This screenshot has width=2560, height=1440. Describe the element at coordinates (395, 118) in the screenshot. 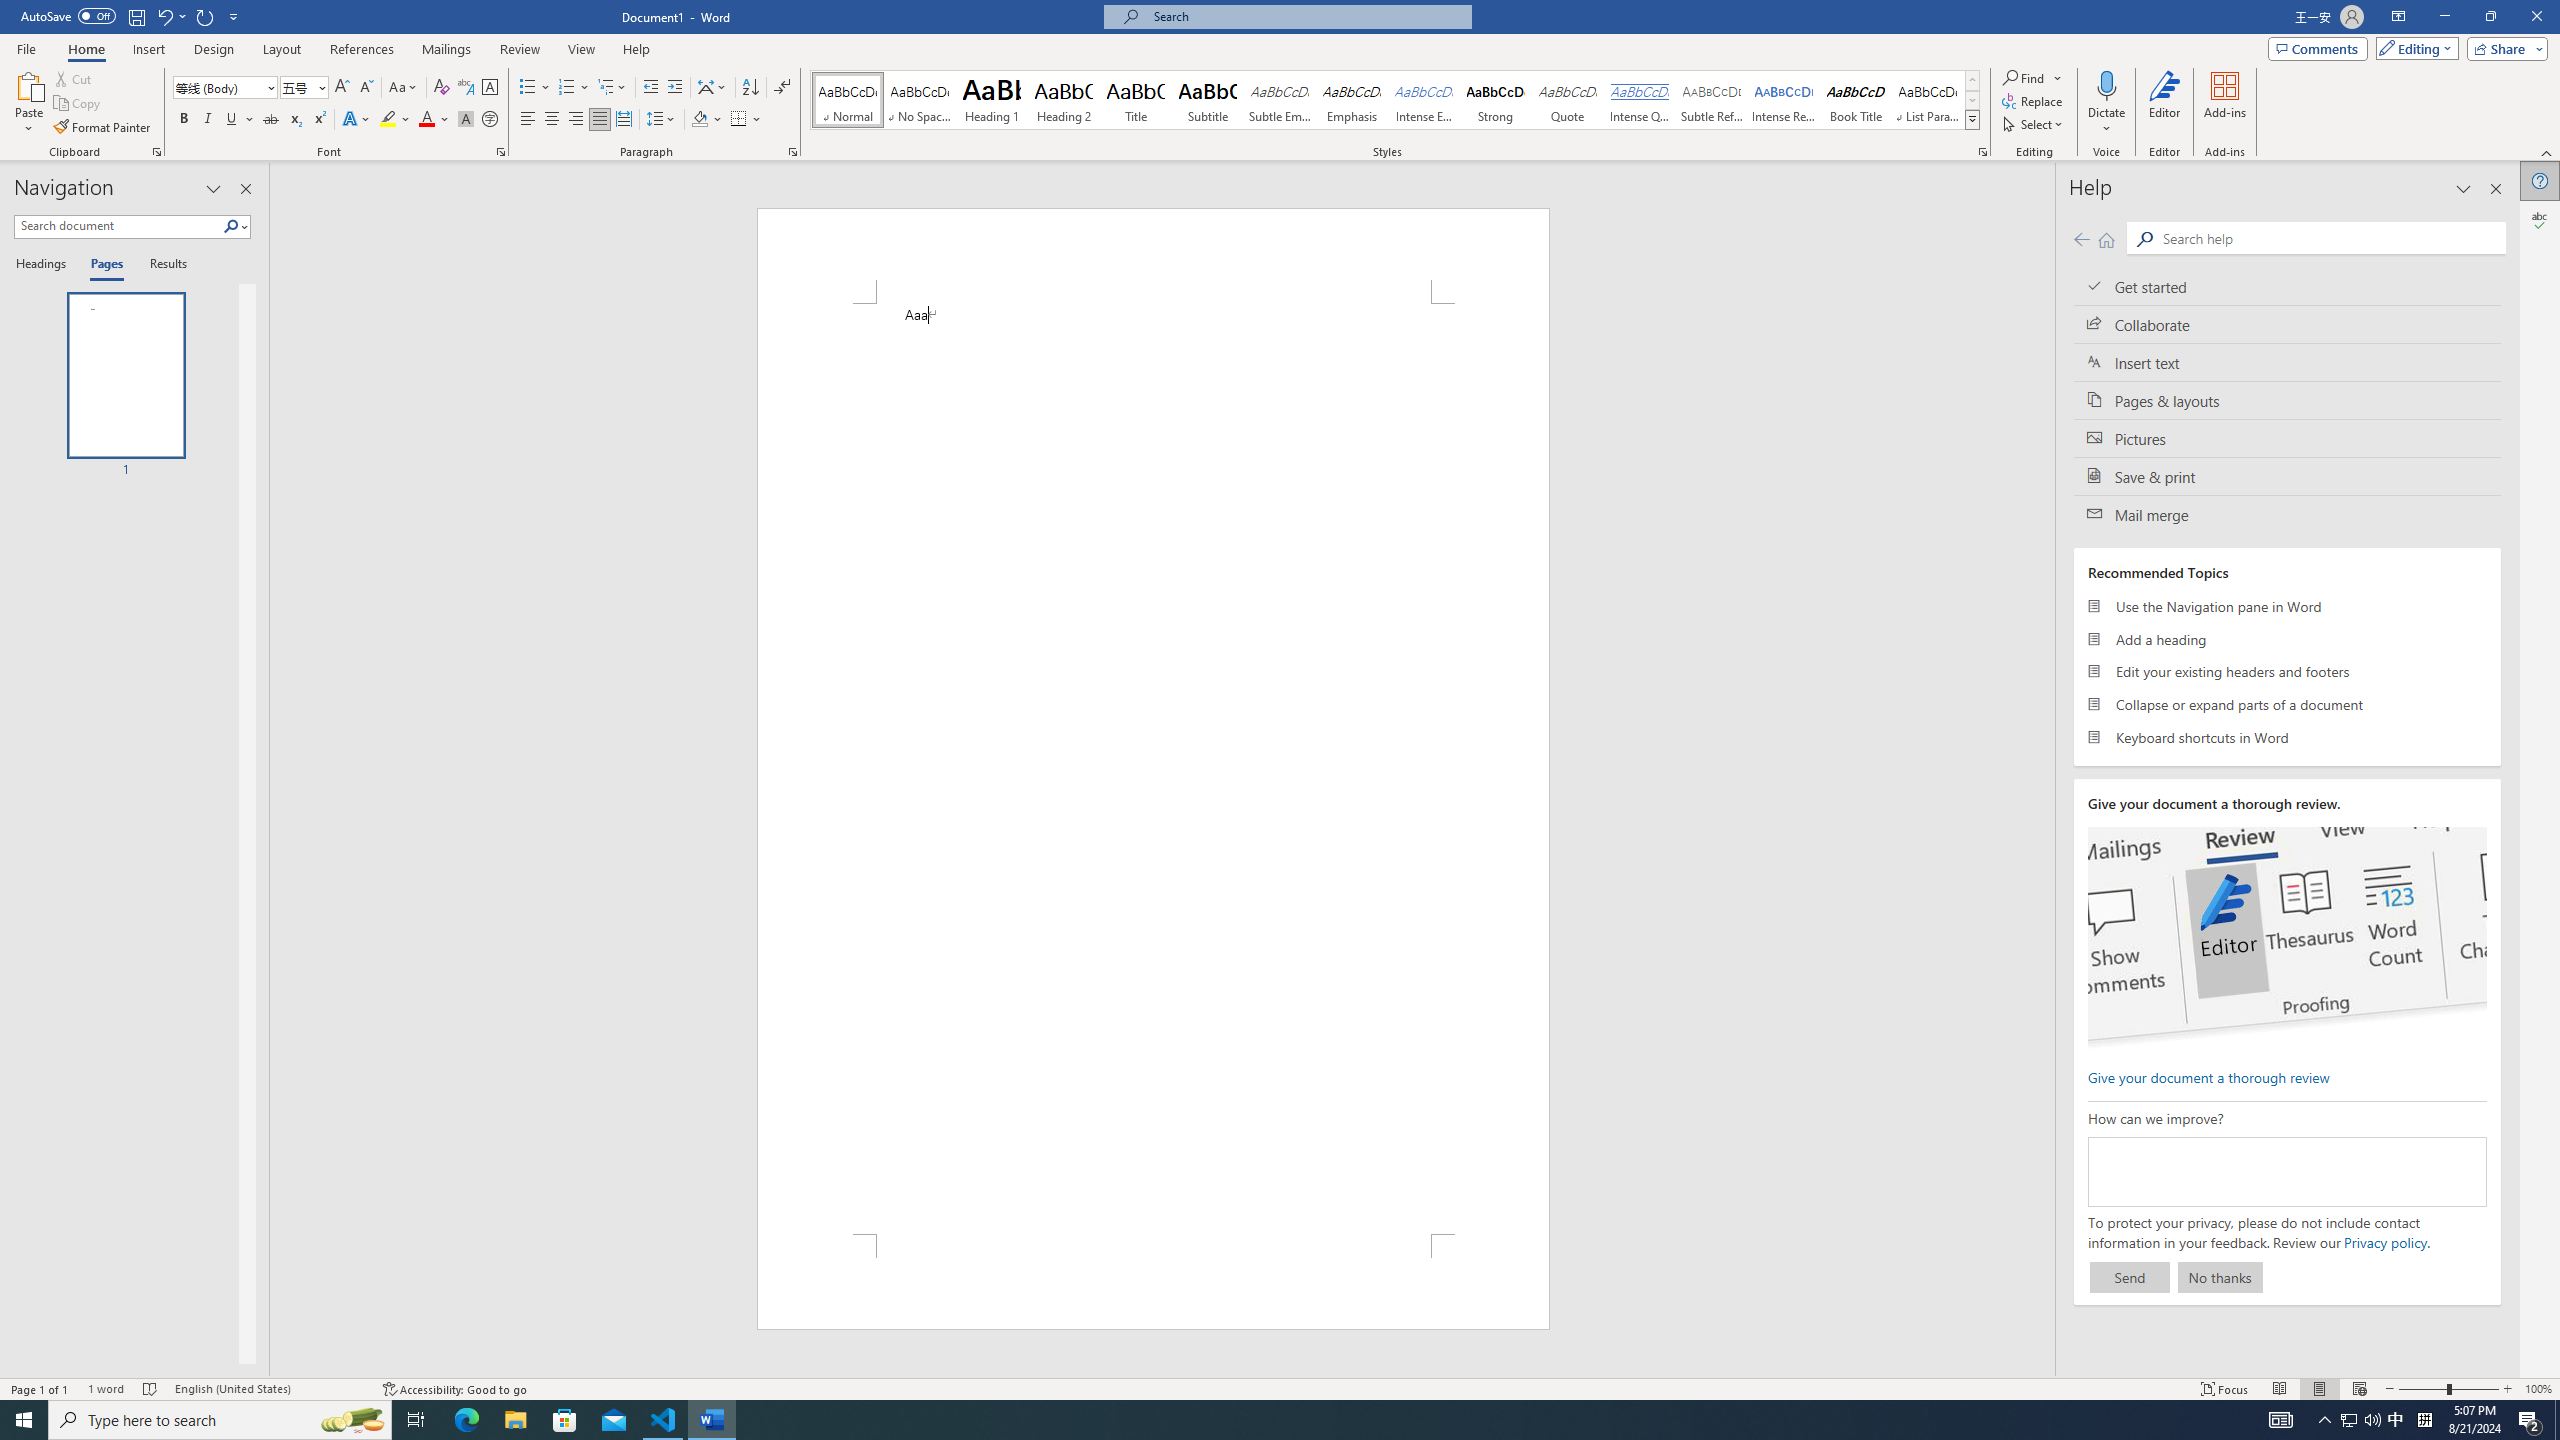

I see `'Text Highlight Color'` at that location.